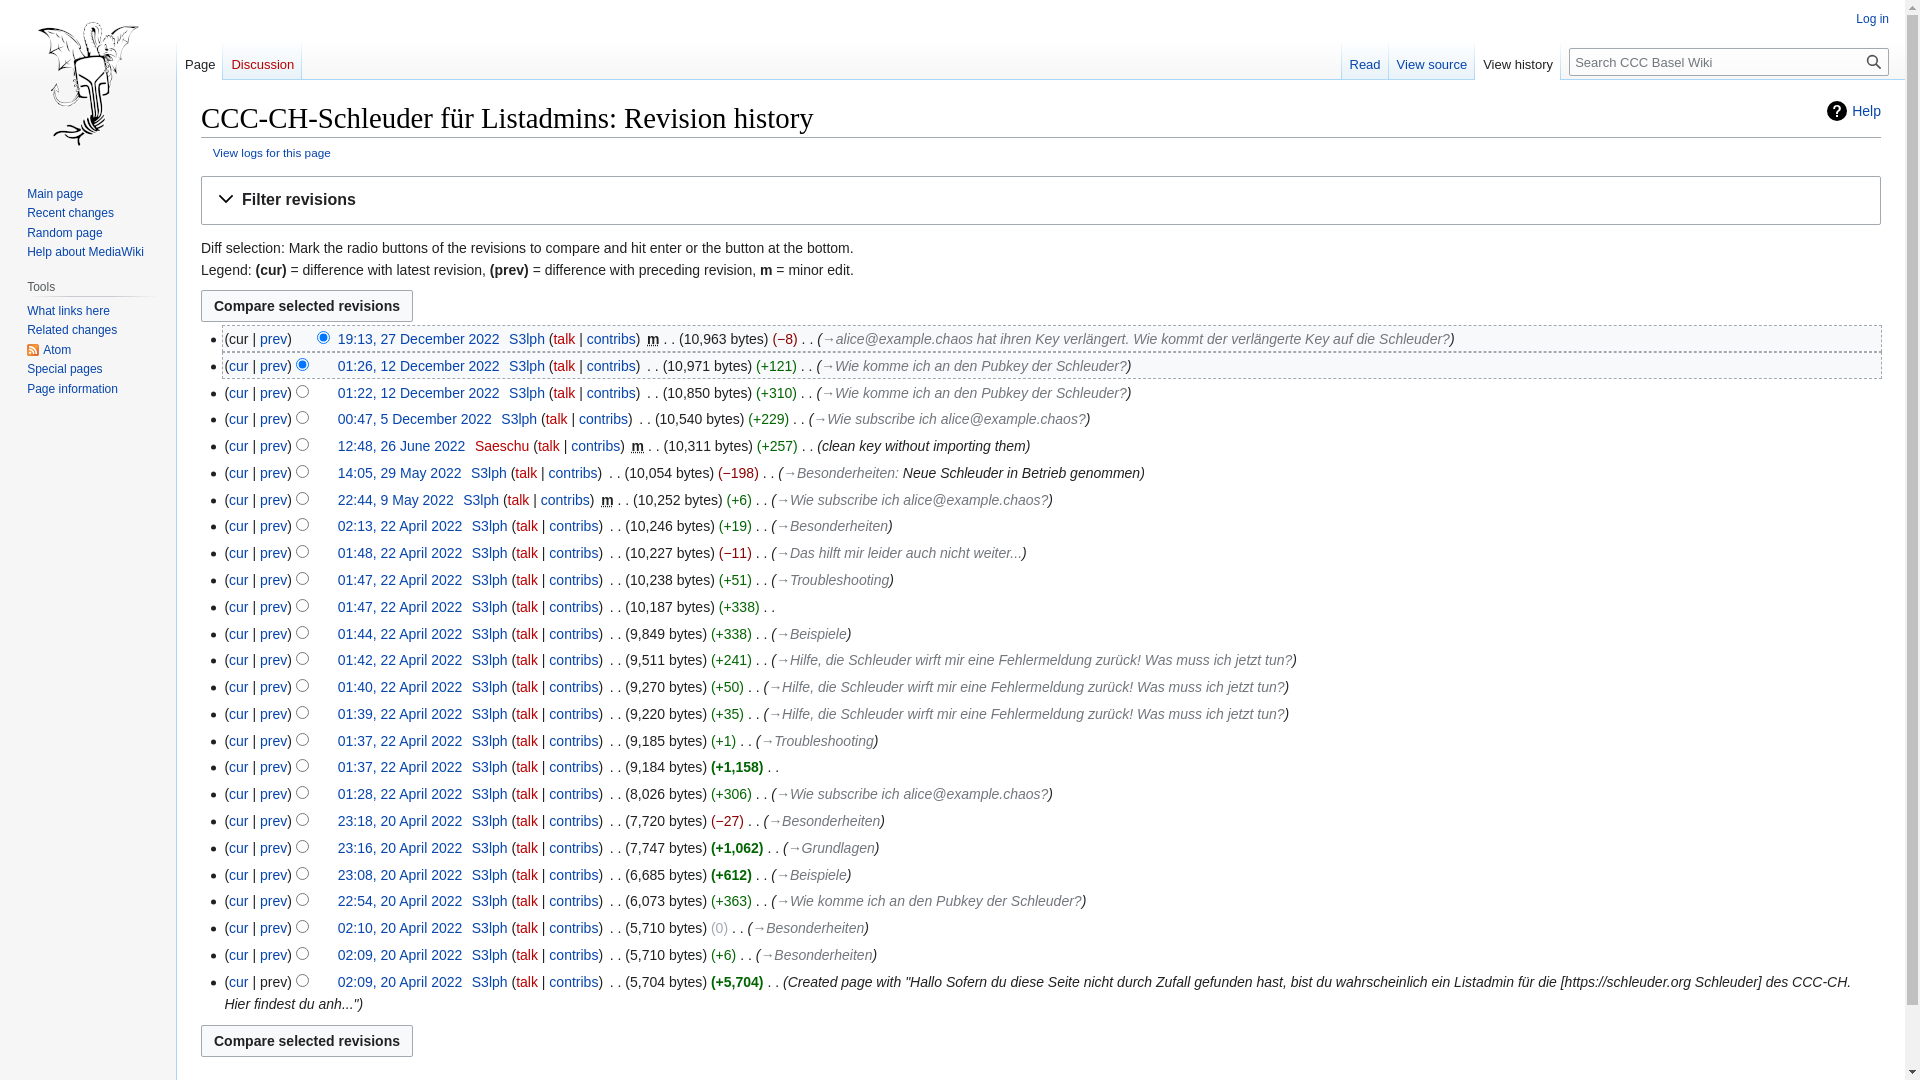 This screenshot has width=1920, height=1080. What do you see at coordinates (610, 366) in the screenshot?
I see `'contribs'` at bounding box center [610, 366].